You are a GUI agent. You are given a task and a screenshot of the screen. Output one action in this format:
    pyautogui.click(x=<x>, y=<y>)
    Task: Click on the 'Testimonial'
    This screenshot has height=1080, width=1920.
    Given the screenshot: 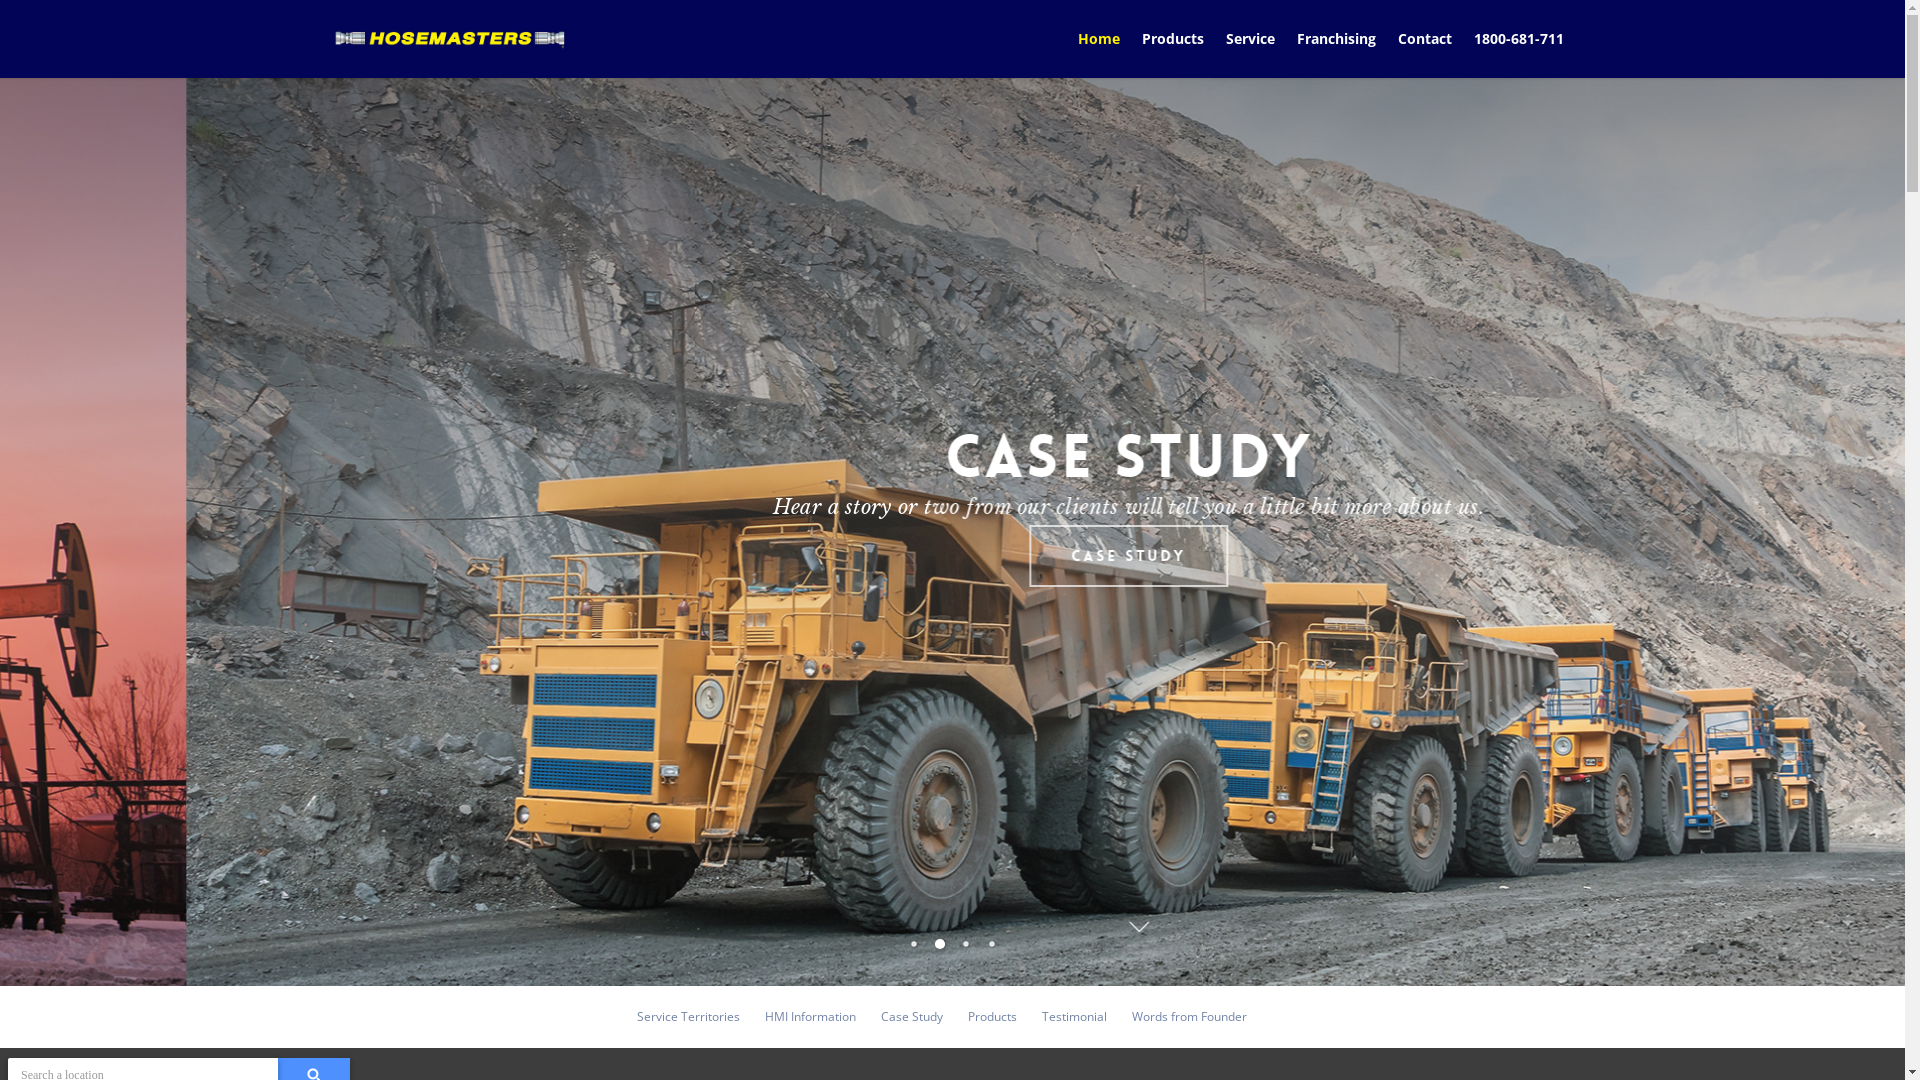 What is the action you would take?
    pyautogui.click(x=1073, y=1017)
    